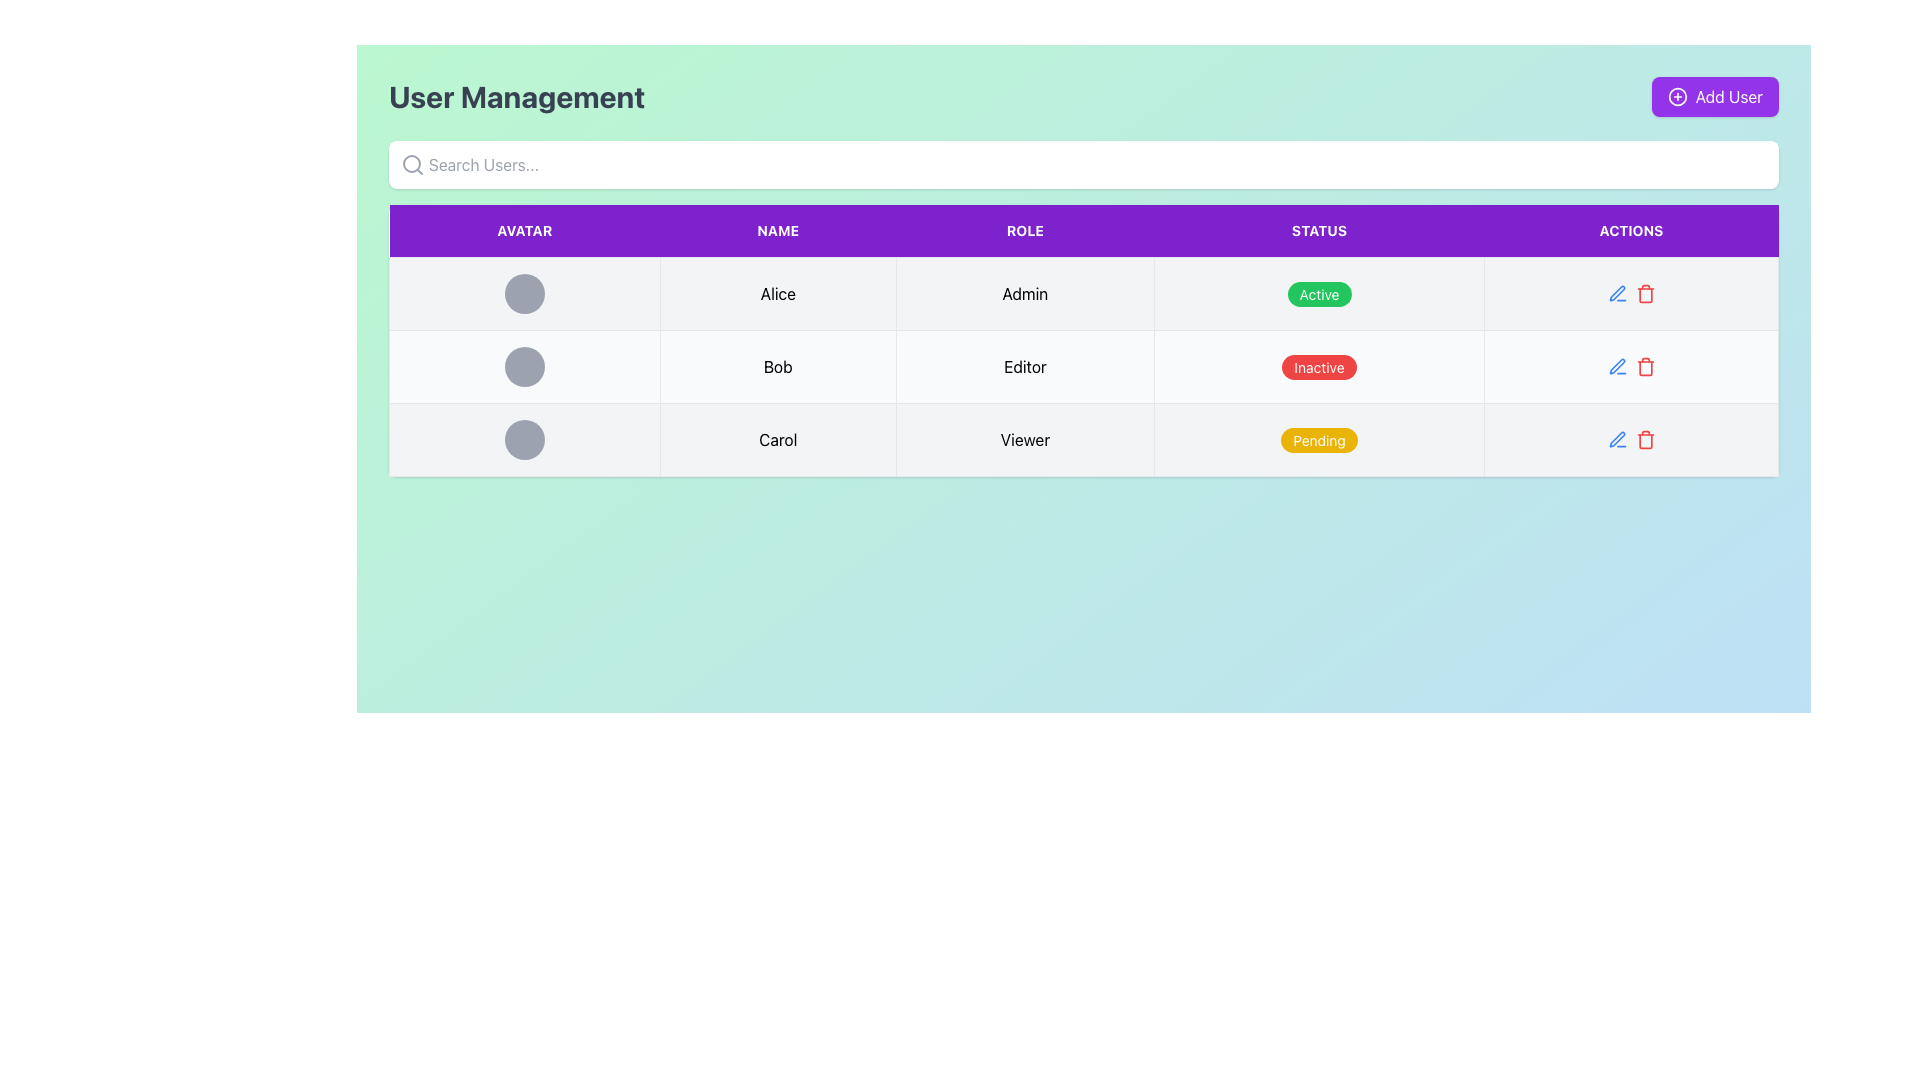 The width and height of the screenshot is (1920, 1080). Describe the element at coordinates (524, 366) in the screenshot. I see `the circular gray button-like UI component in the second row under the 'Avatar' column, aligned with user 'Bob'` at that location.